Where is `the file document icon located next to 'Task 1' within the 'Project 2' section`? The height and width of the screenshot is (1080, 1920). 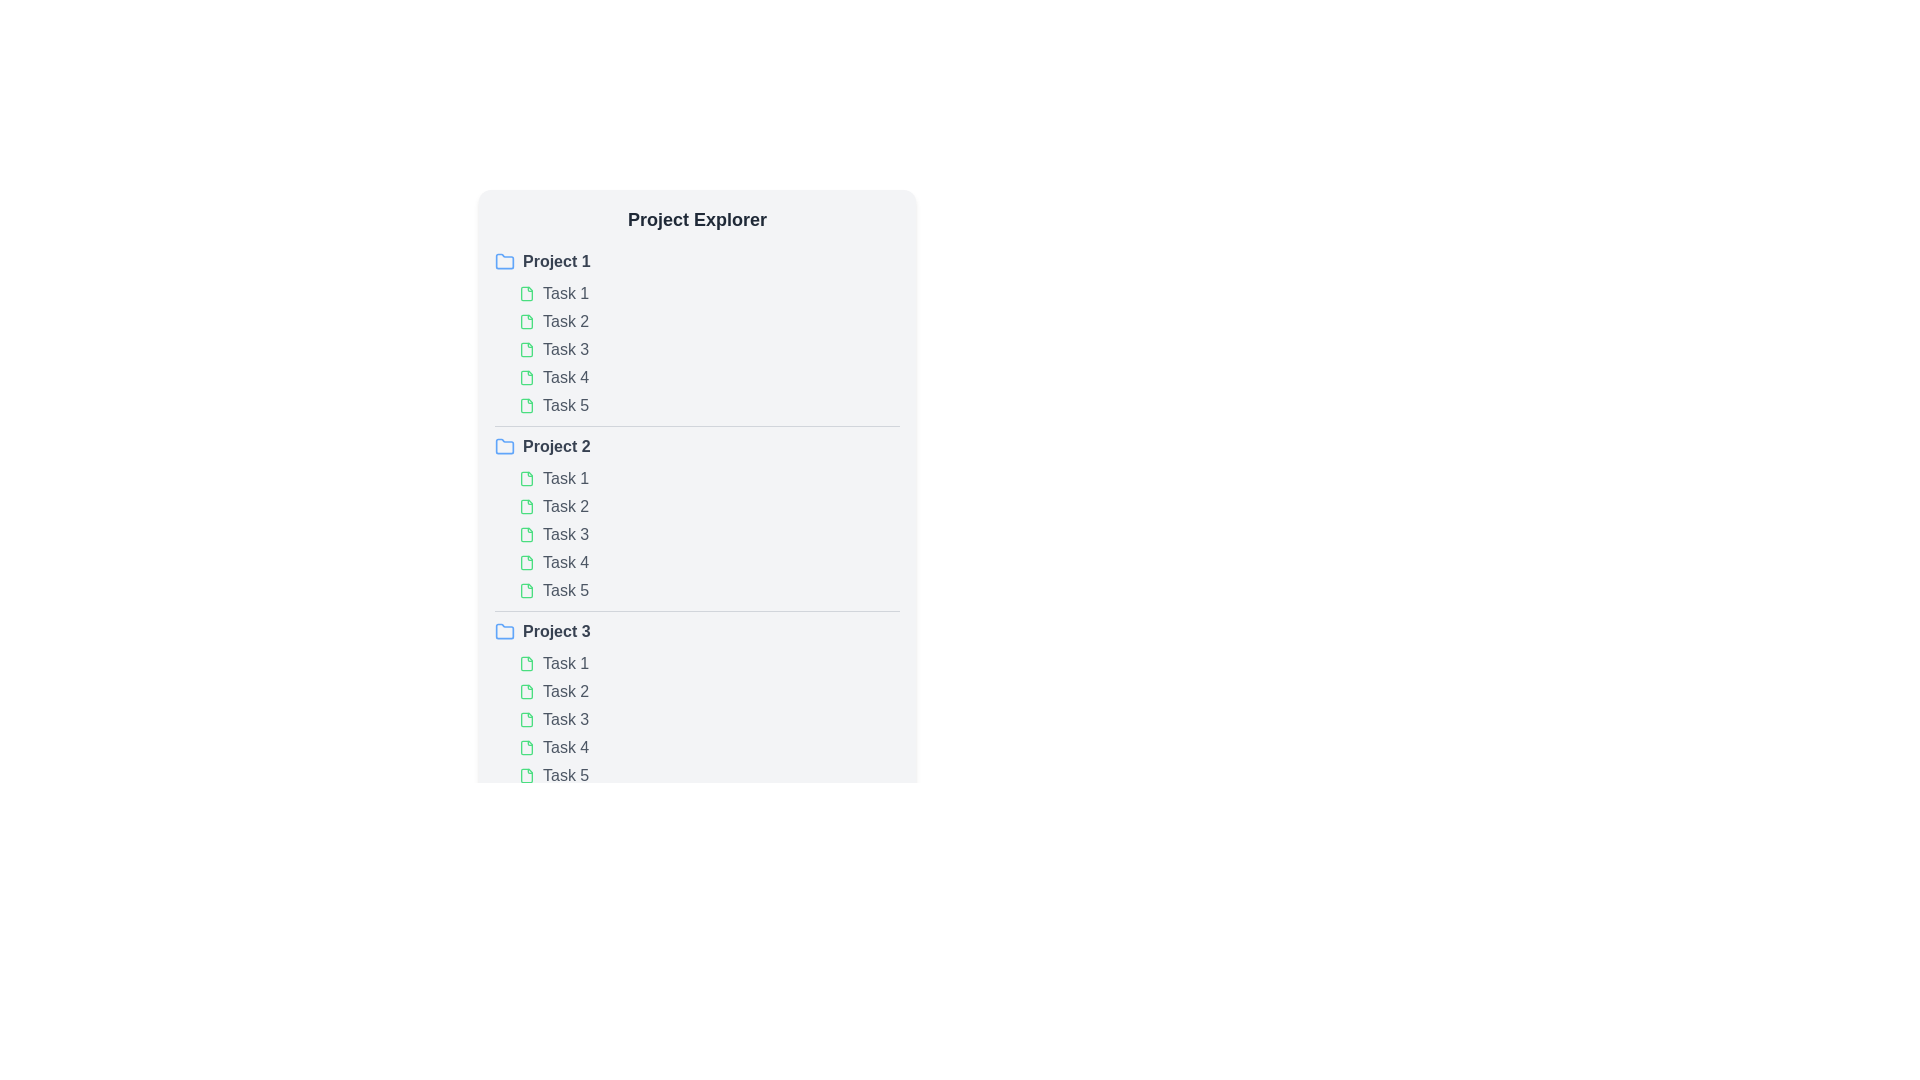 the file document icon located next to 'Task 1' within the 'Project 2' section is located at coordinates (527, 478).